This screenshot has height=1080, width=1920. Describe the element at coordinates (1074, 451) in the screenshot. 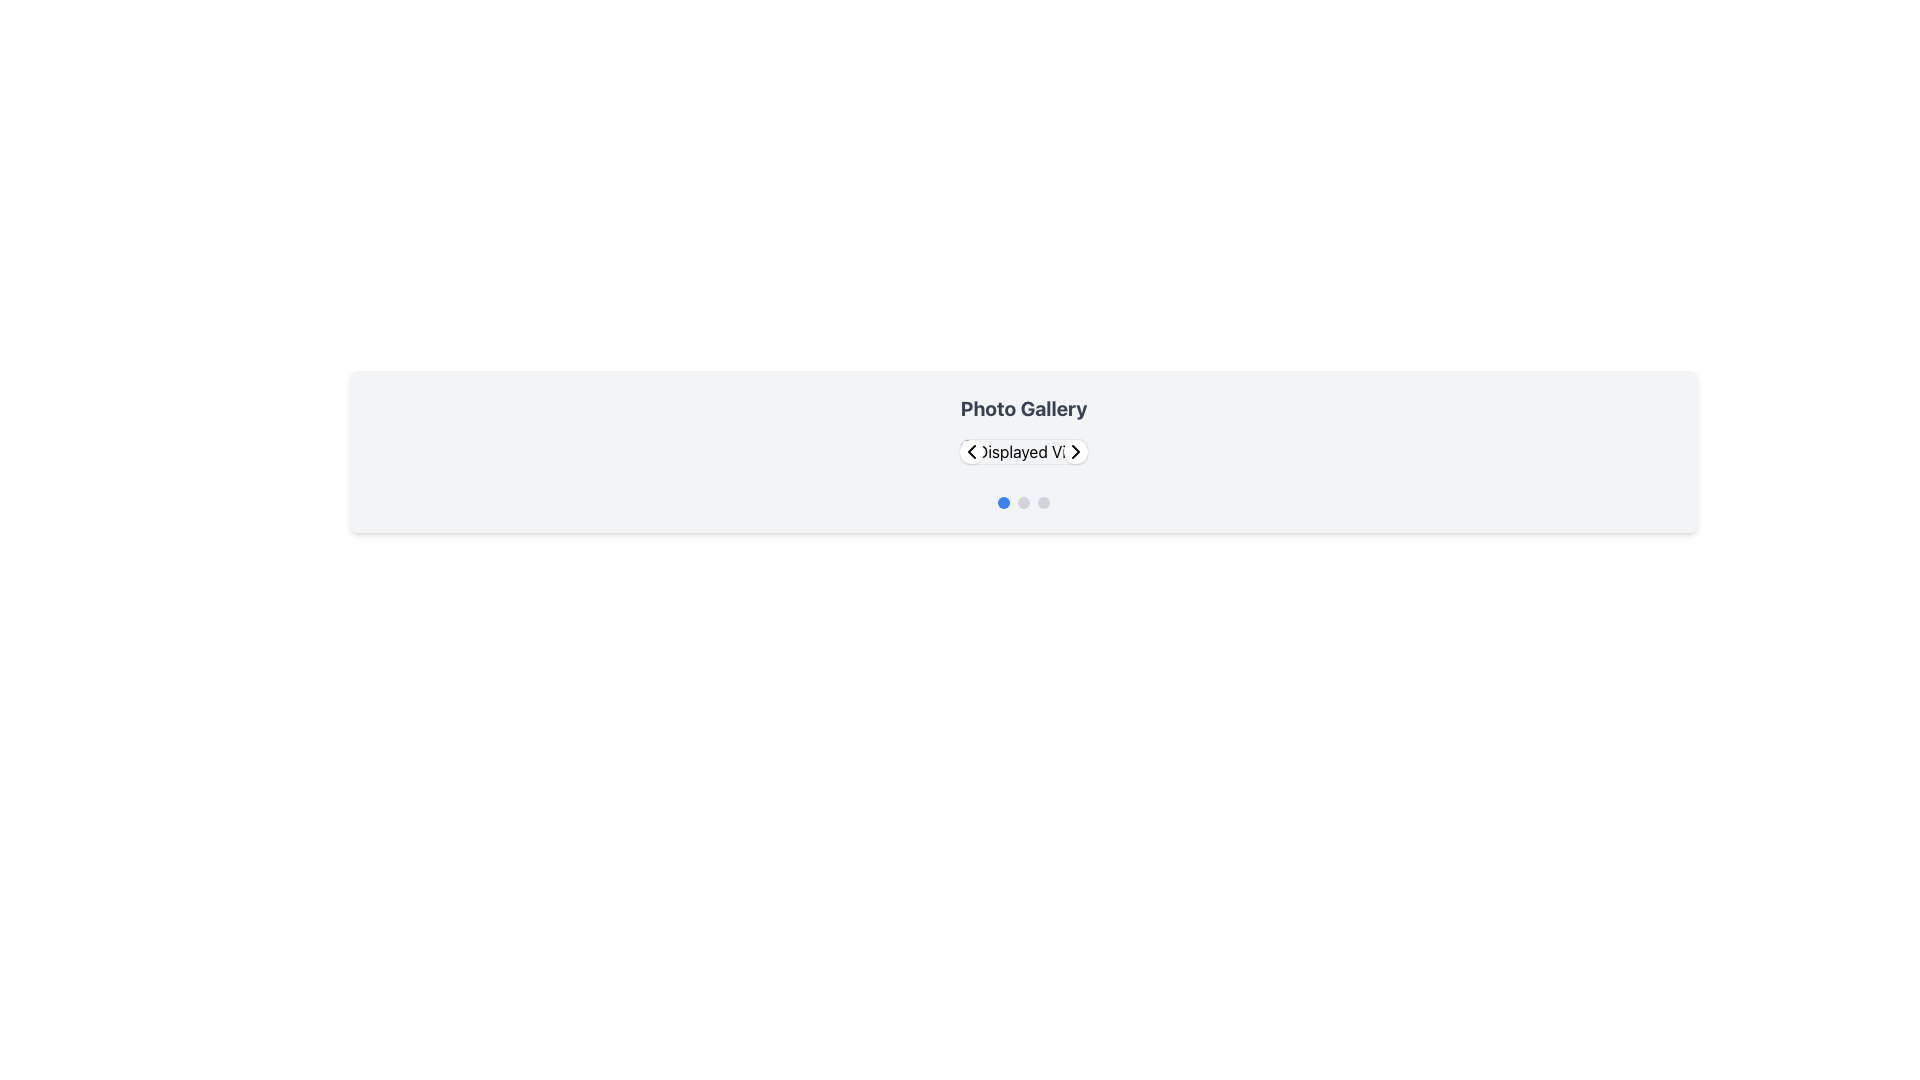

I see `the right-pointing chevron arrow icon located next to the 'Displayed View' text in the navigational area` at that location.